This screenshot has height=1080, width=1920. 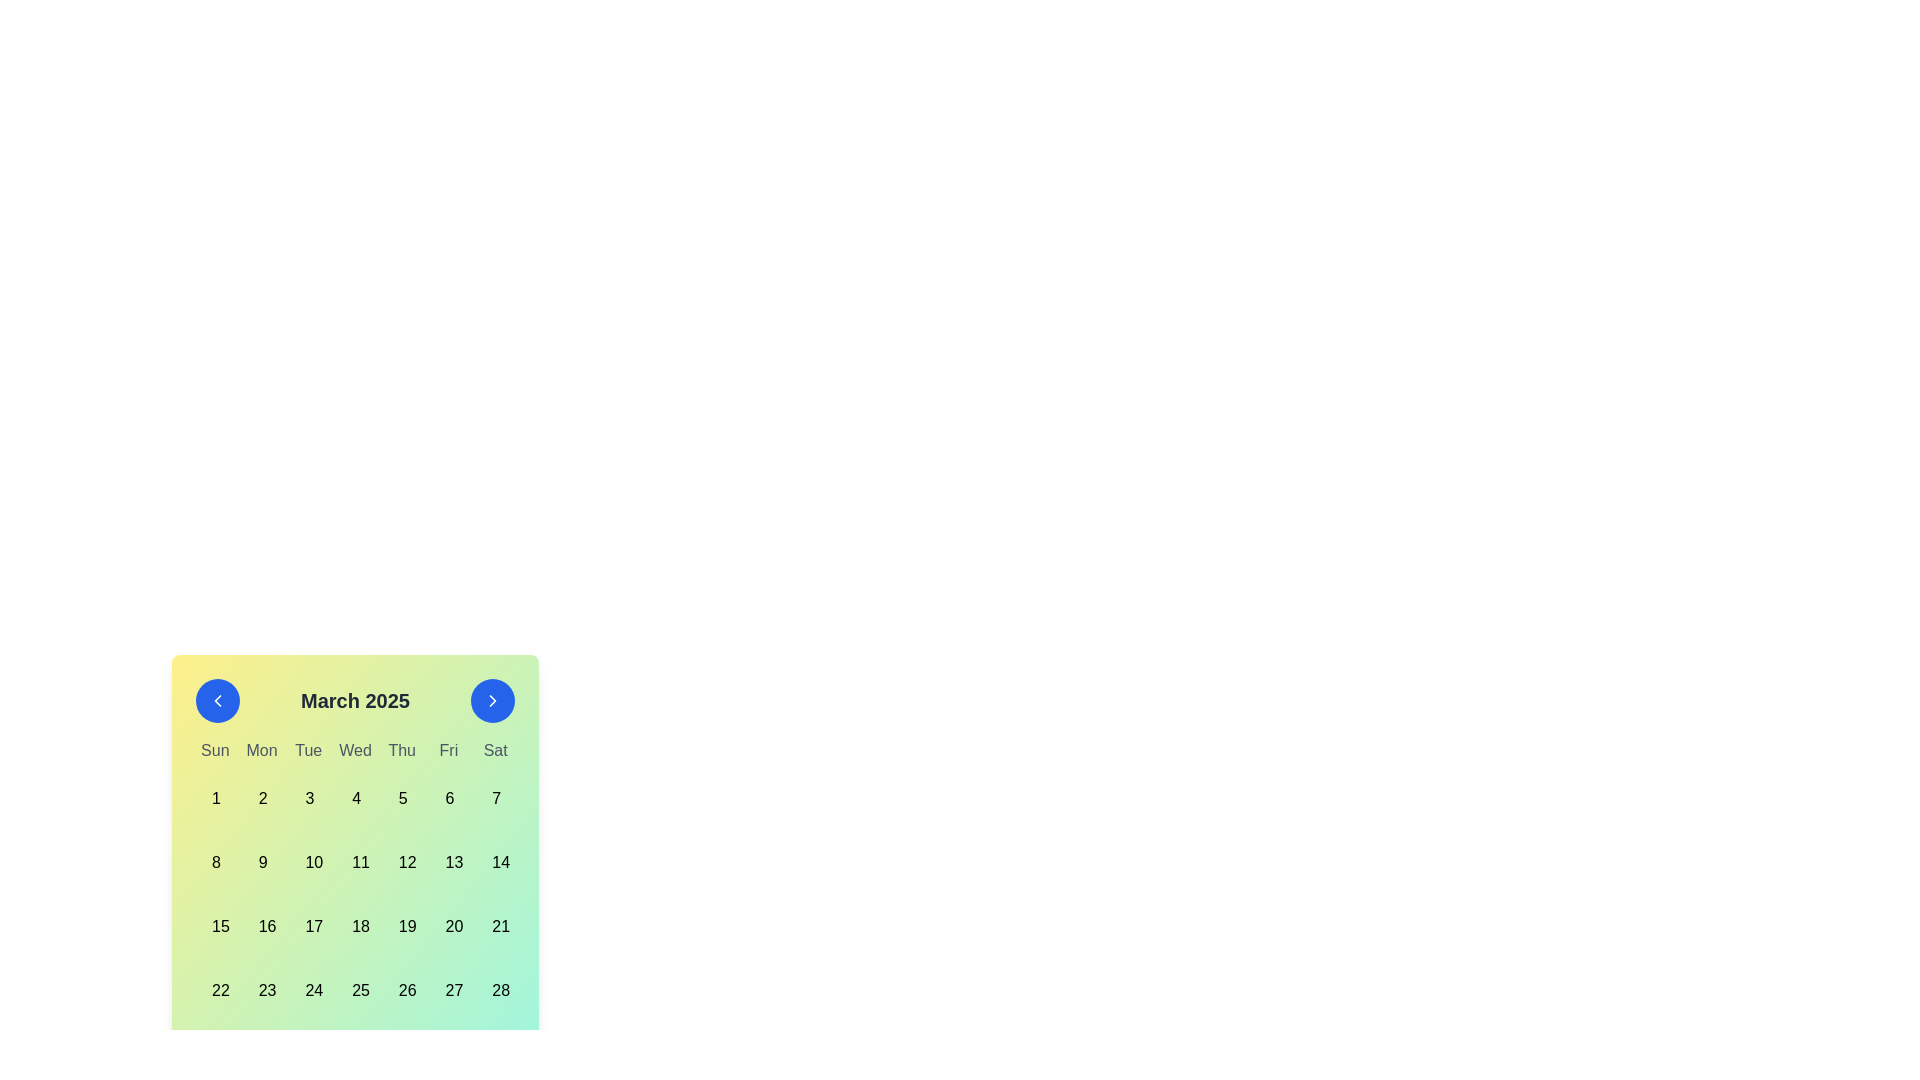 What do you see at coordinates (307, 751) in the screenshot?
I see `the 'Tuesday' text label in the calendar interface, which is the third item in the row of weekday labels between 'Mon' and 'Wed'` at bounding box center [307, 751].